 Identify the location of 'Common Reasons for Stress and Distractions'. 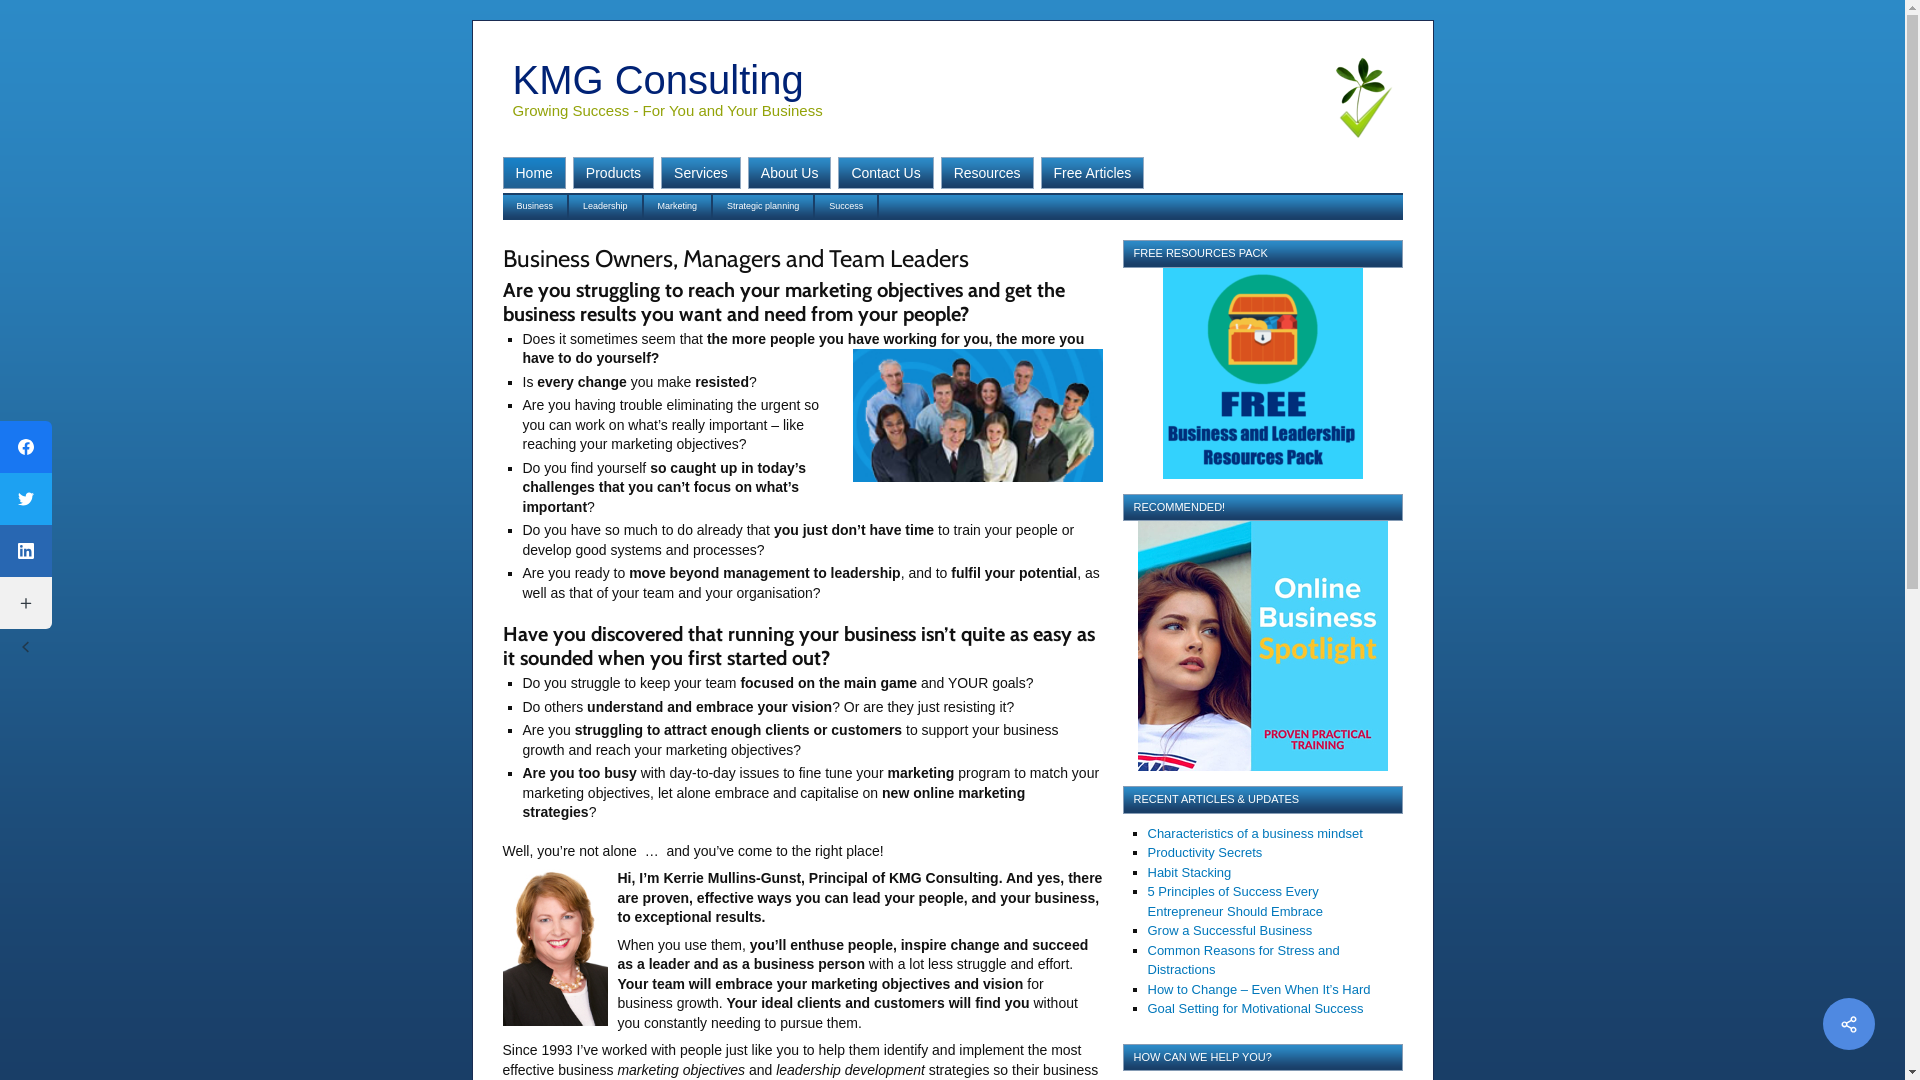
(1242, 958).